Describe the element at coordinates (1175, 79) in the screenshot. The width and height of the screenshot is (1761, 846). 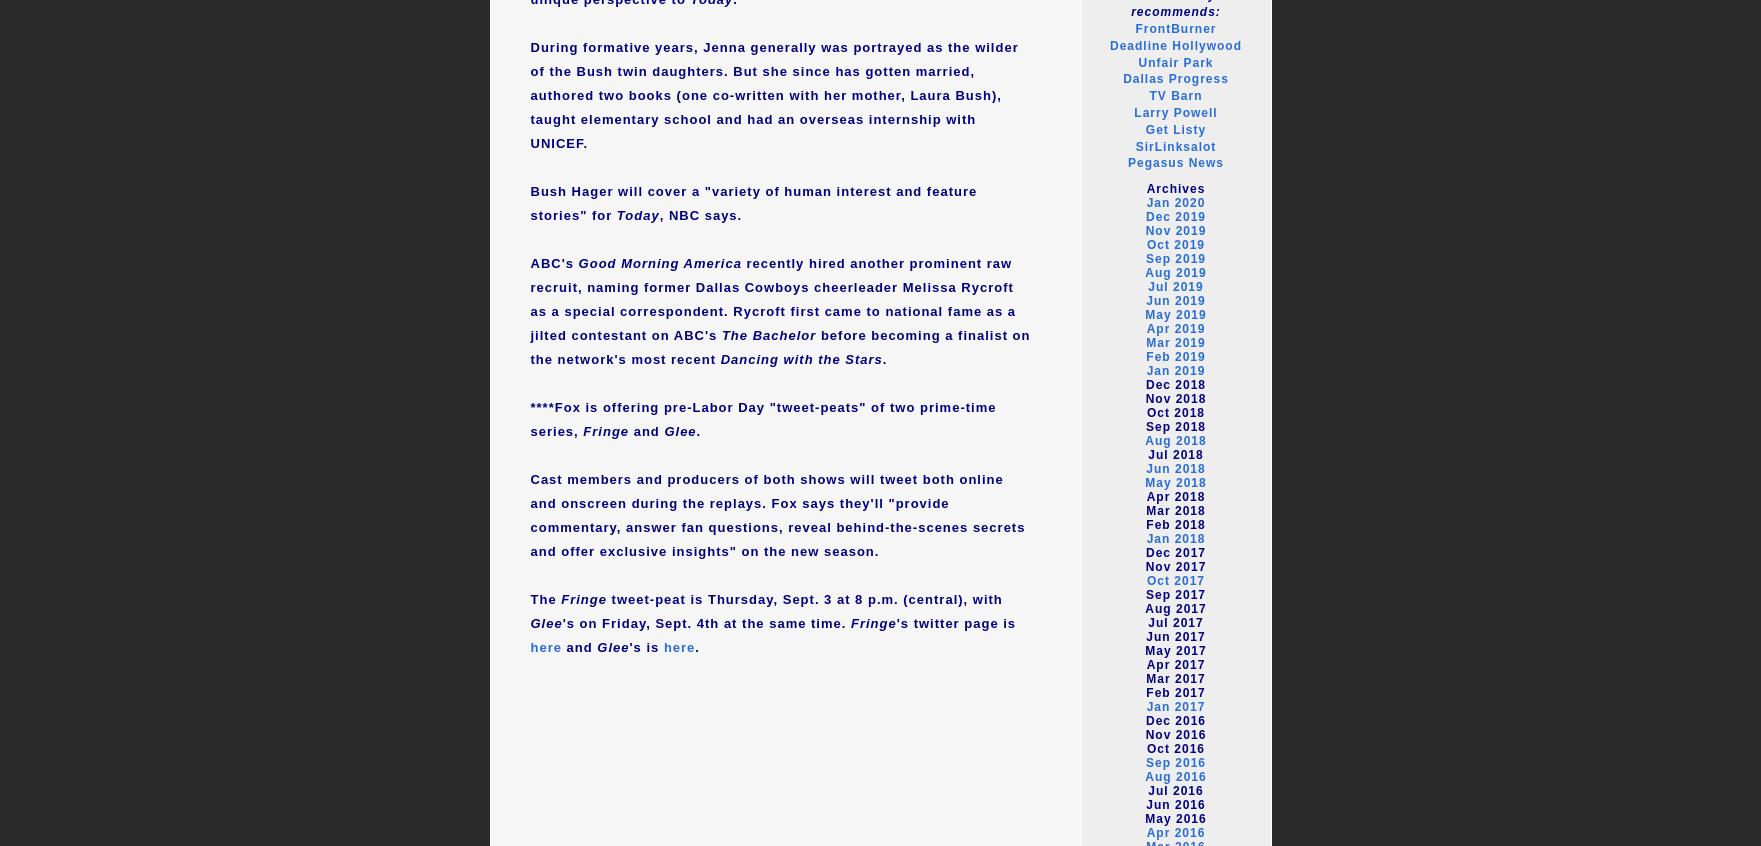
I see `'Dallas
            Progress'` at that location.